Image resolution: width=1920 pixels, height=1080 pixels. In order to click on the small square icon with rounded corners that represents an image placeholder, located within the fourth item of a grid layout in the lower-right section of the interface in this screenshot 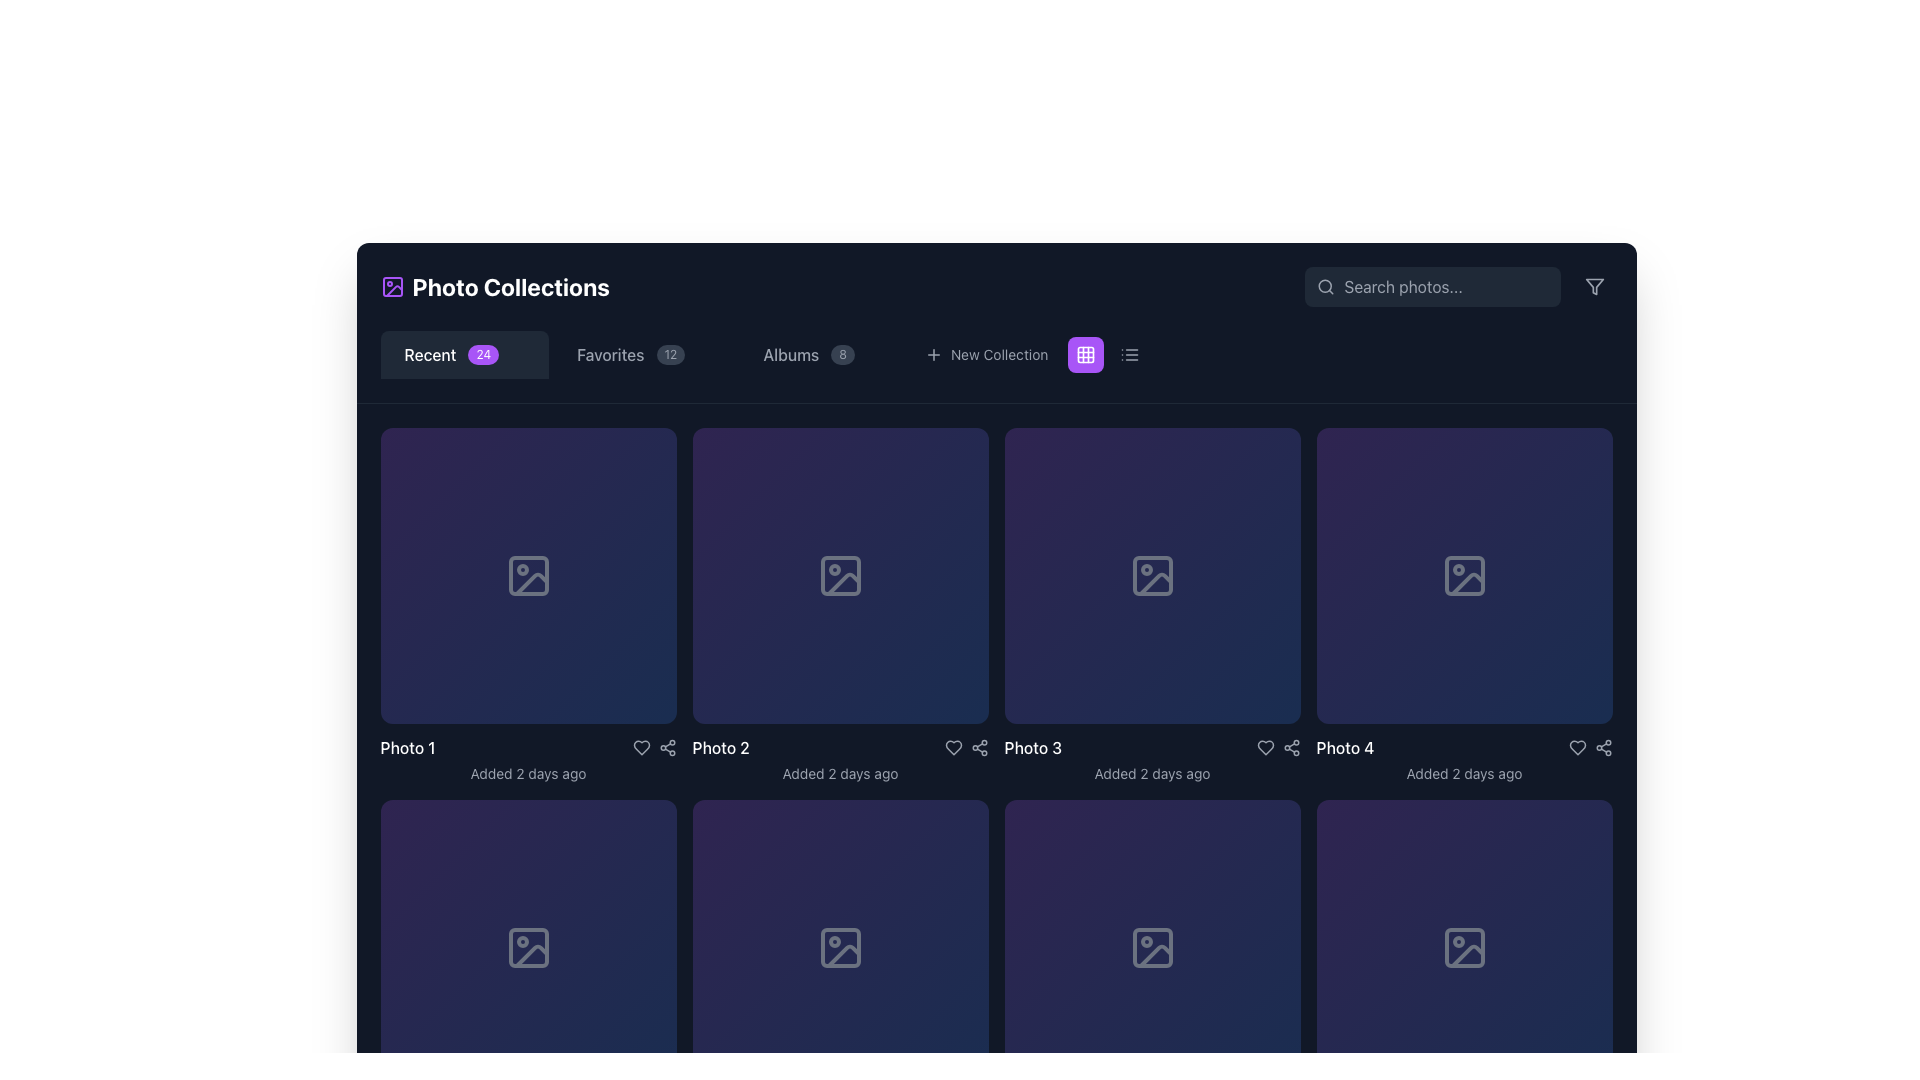, I will do `click(1464, 947)`.